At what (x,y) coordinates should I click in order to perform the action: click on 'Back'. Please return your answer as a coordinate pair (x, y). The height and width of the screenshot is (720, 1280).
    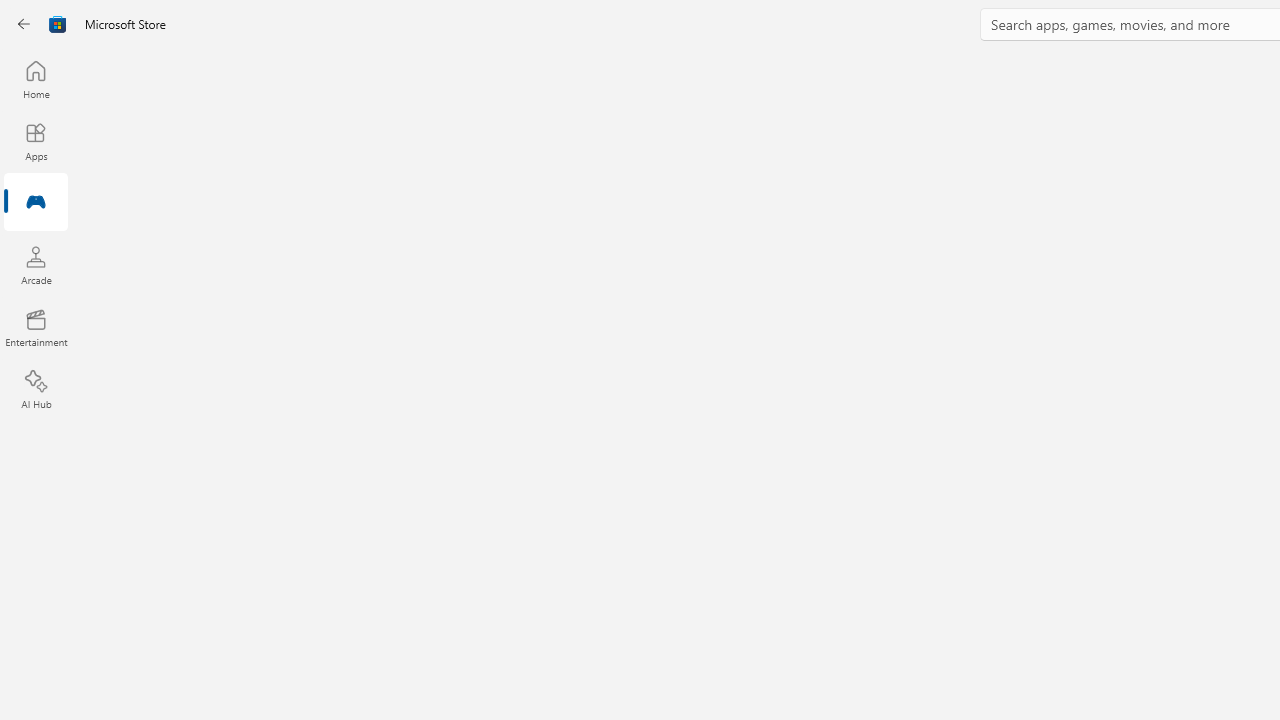
    Looking at the image, I should click on (24, 24).